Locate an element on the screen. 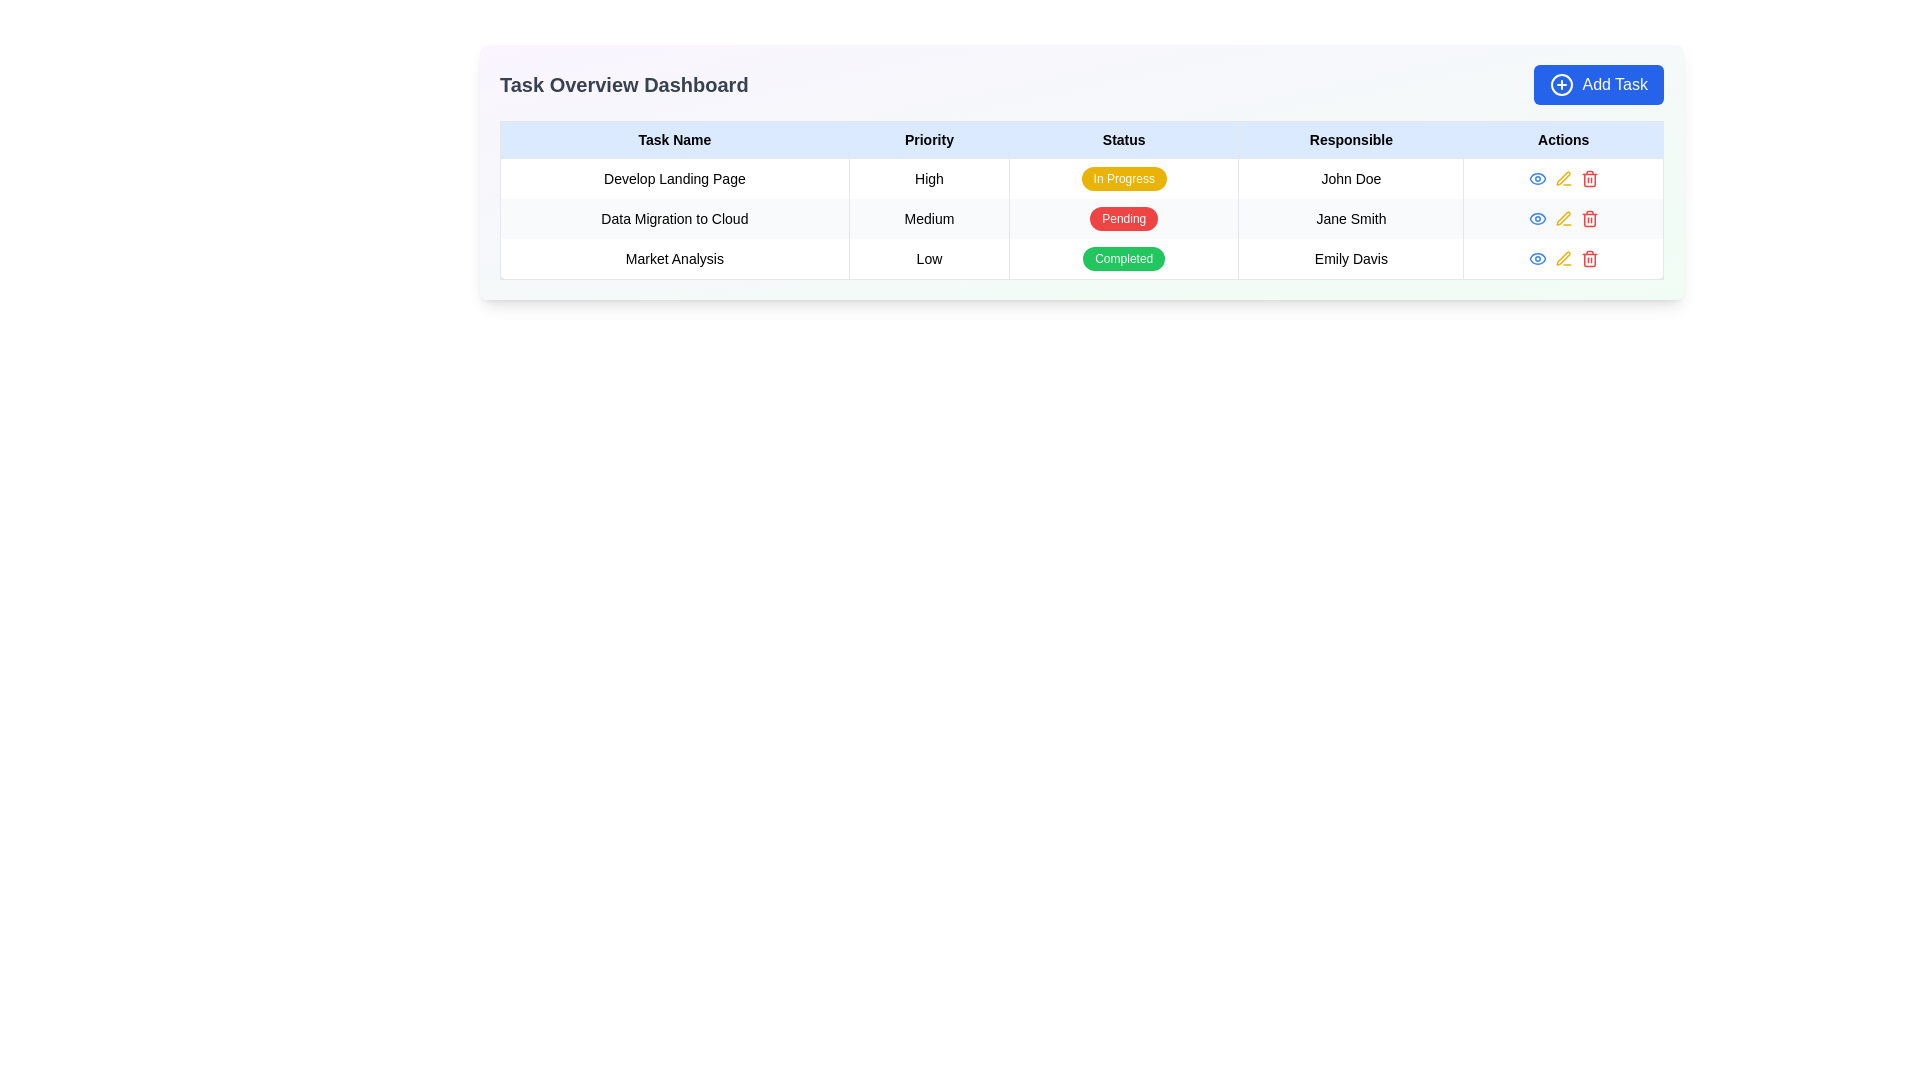  the pencil icon in the Actions column of the second row of the table is located at coordinates (1562, 219).